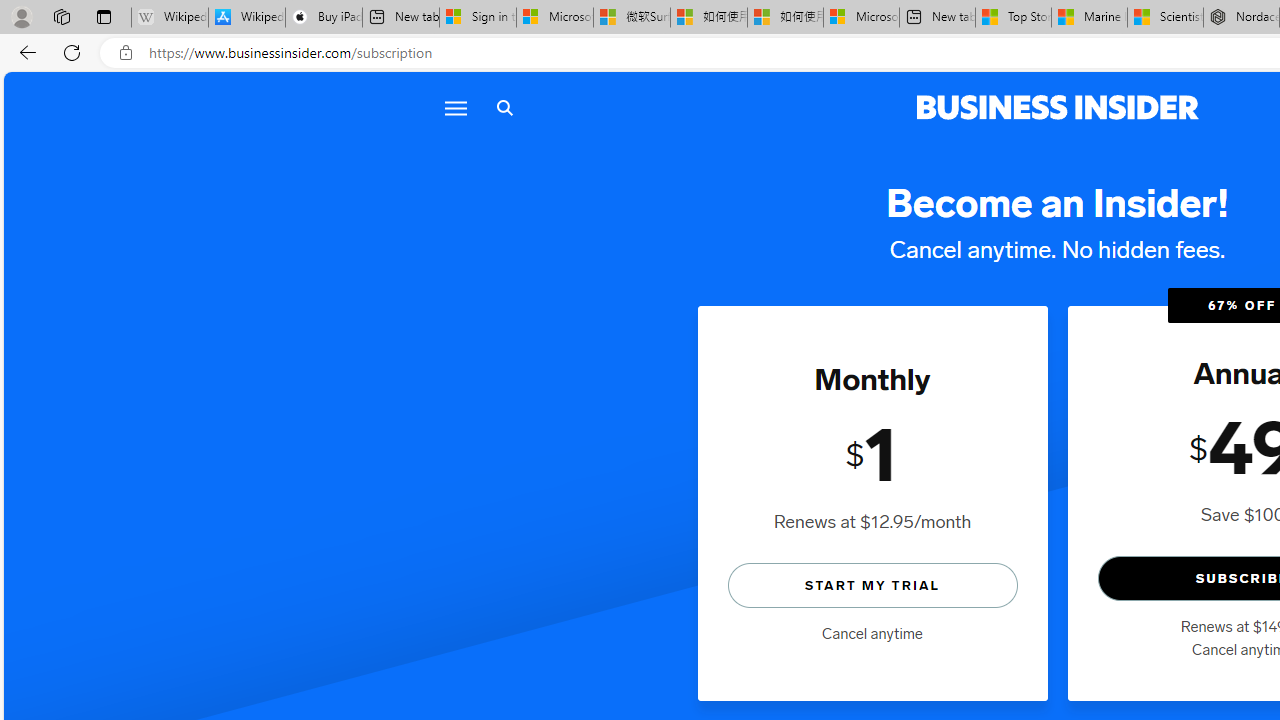 The height and width of the screenshot is (720, 1280). Describe the element at coordinates (170, 17) in the screenshot. I see `'Wikipedia - Sleeping'` at that location.